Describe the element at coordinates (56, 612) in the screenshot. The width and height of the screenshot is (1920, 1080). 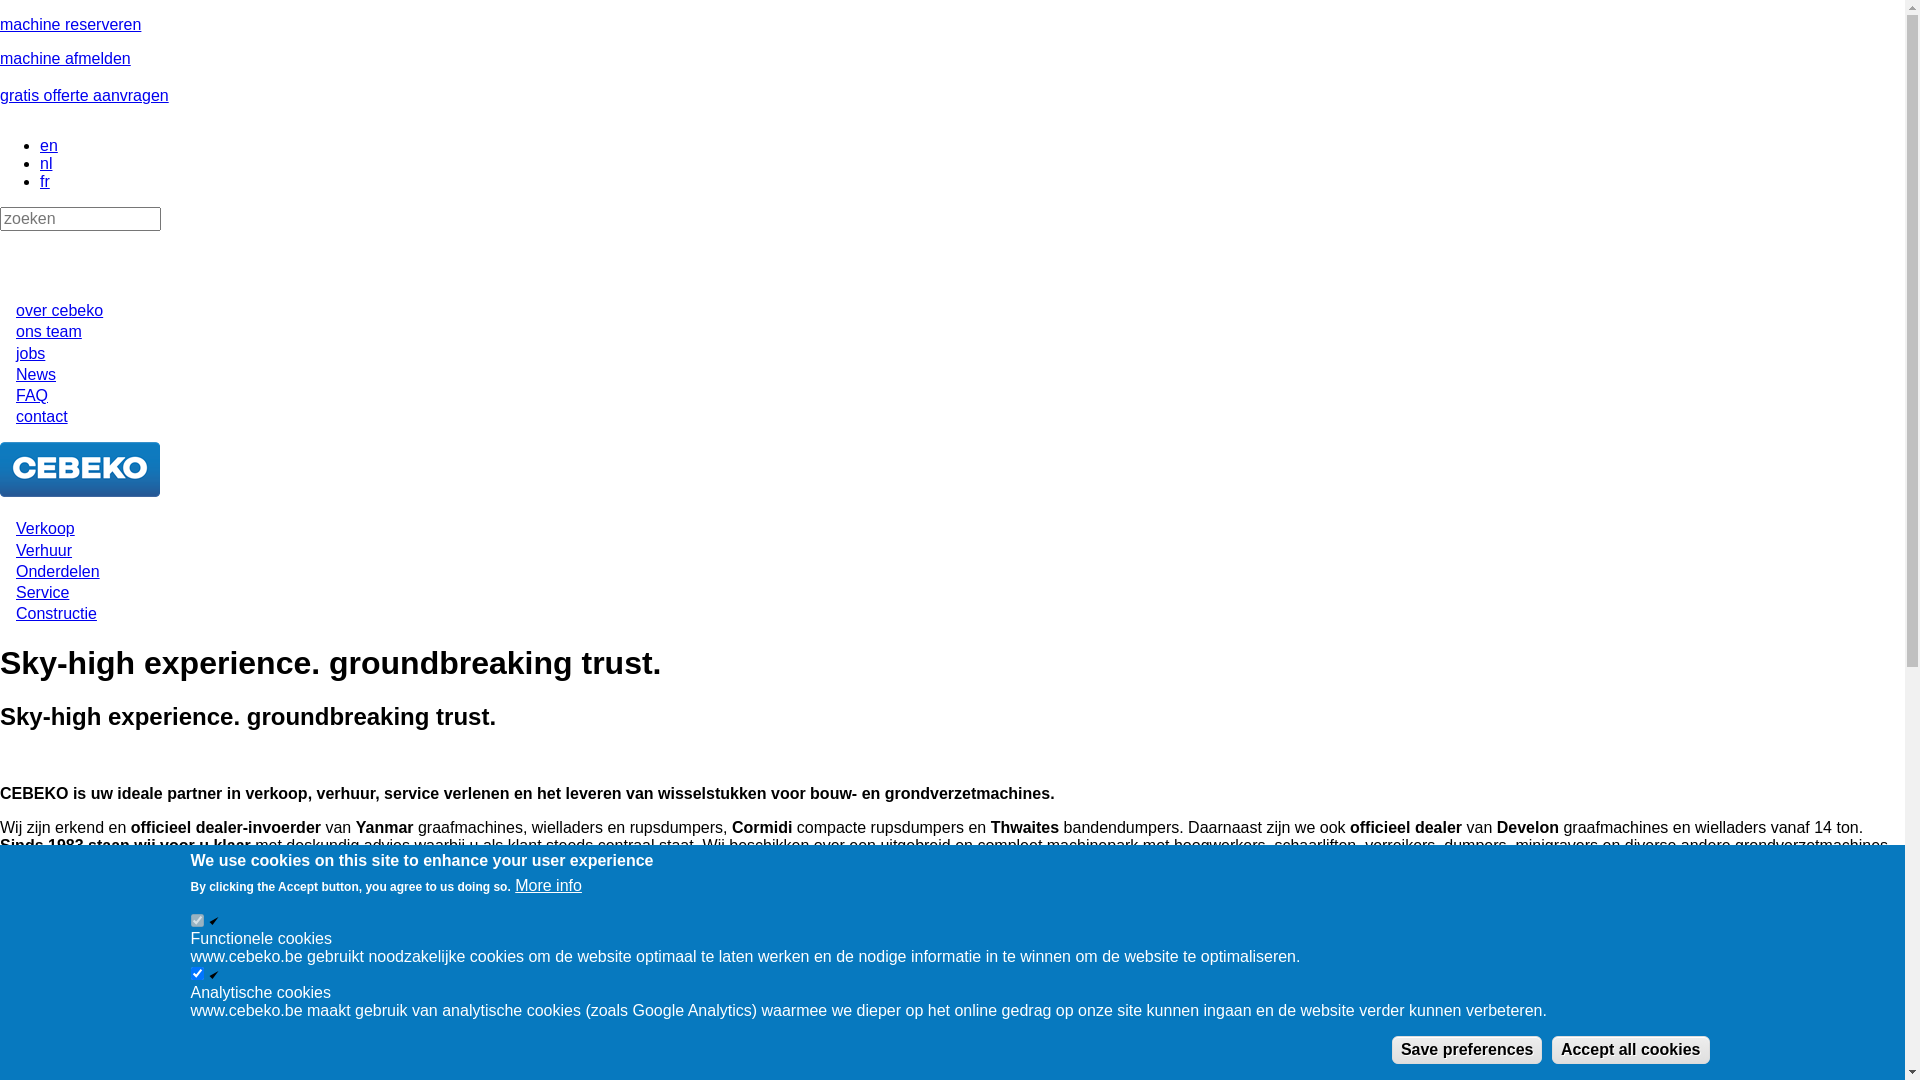
I see `'Constructie'` at that location.